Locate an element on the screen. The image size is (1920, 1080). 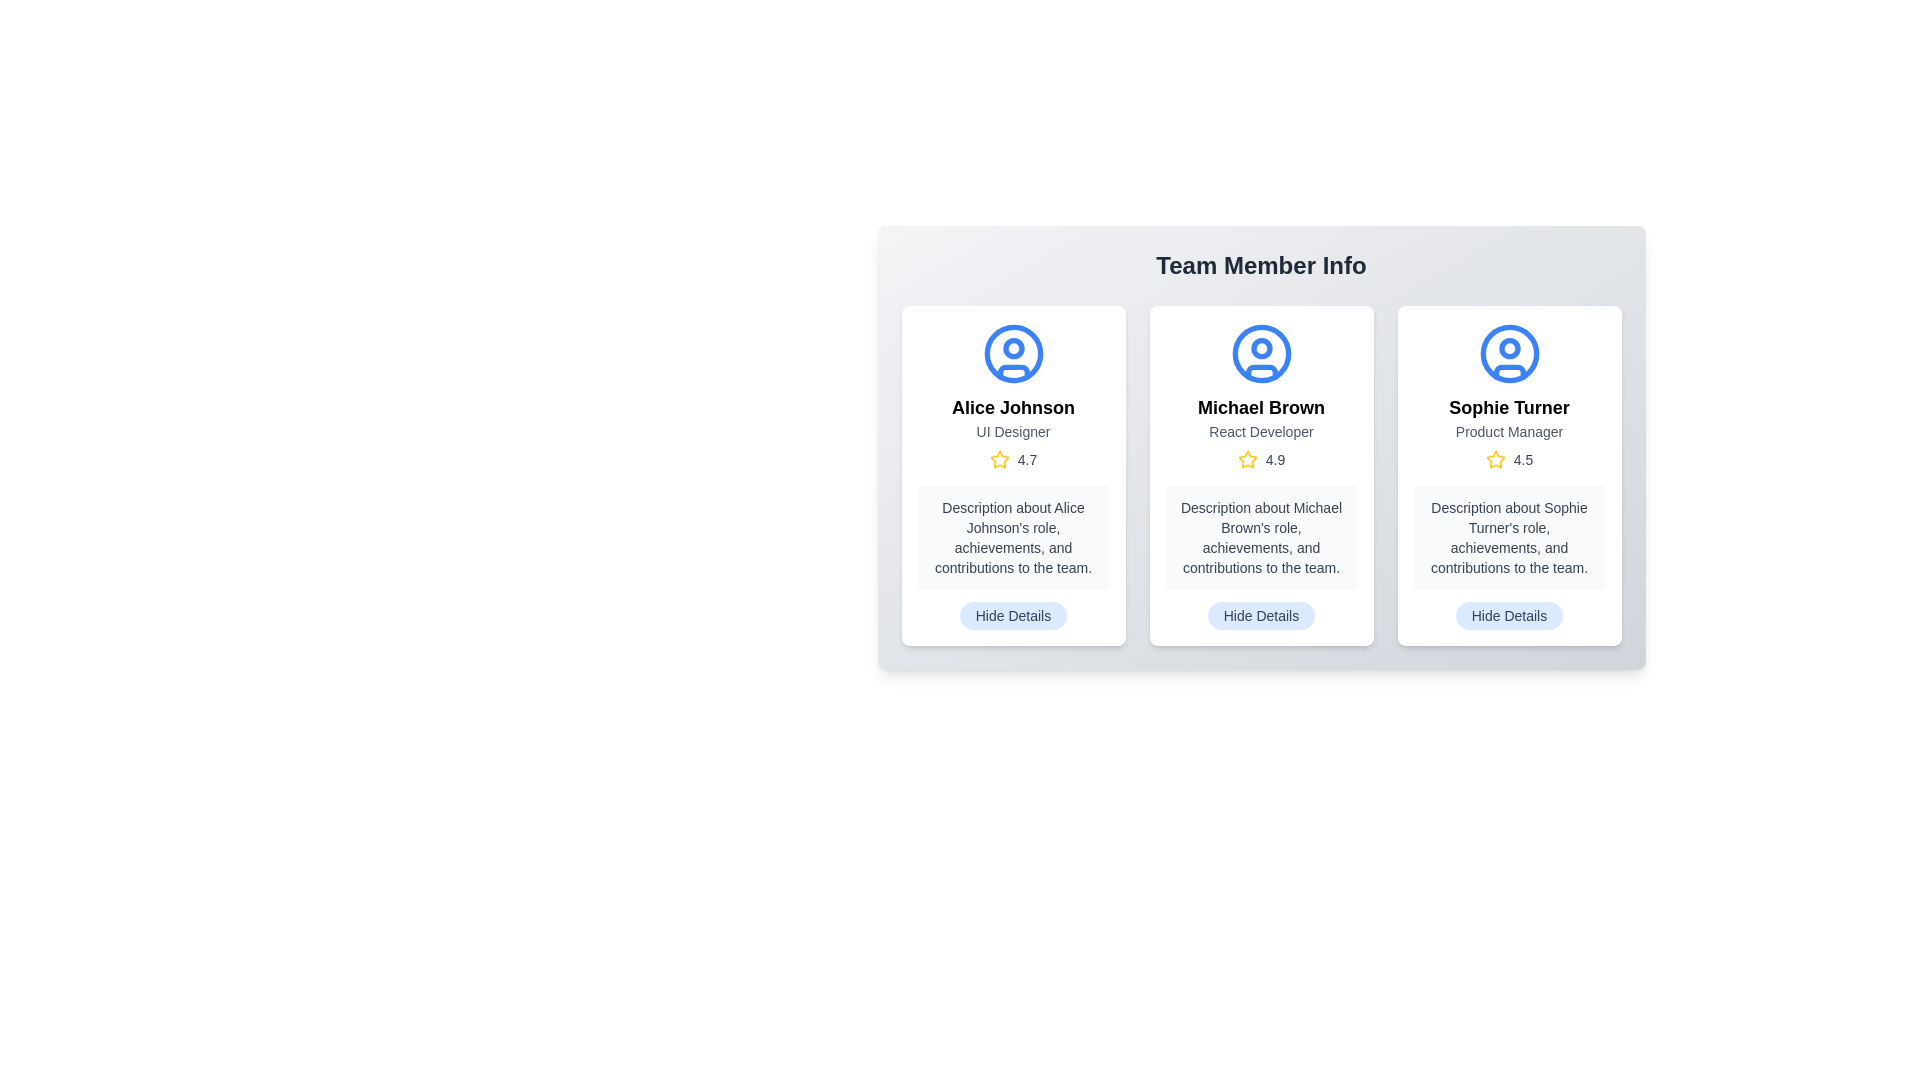
rating value from the yellow star icon with the text '4.9' located in the middle card beneath the name 'Michael Brown' is located at coordinates (1260, 459).